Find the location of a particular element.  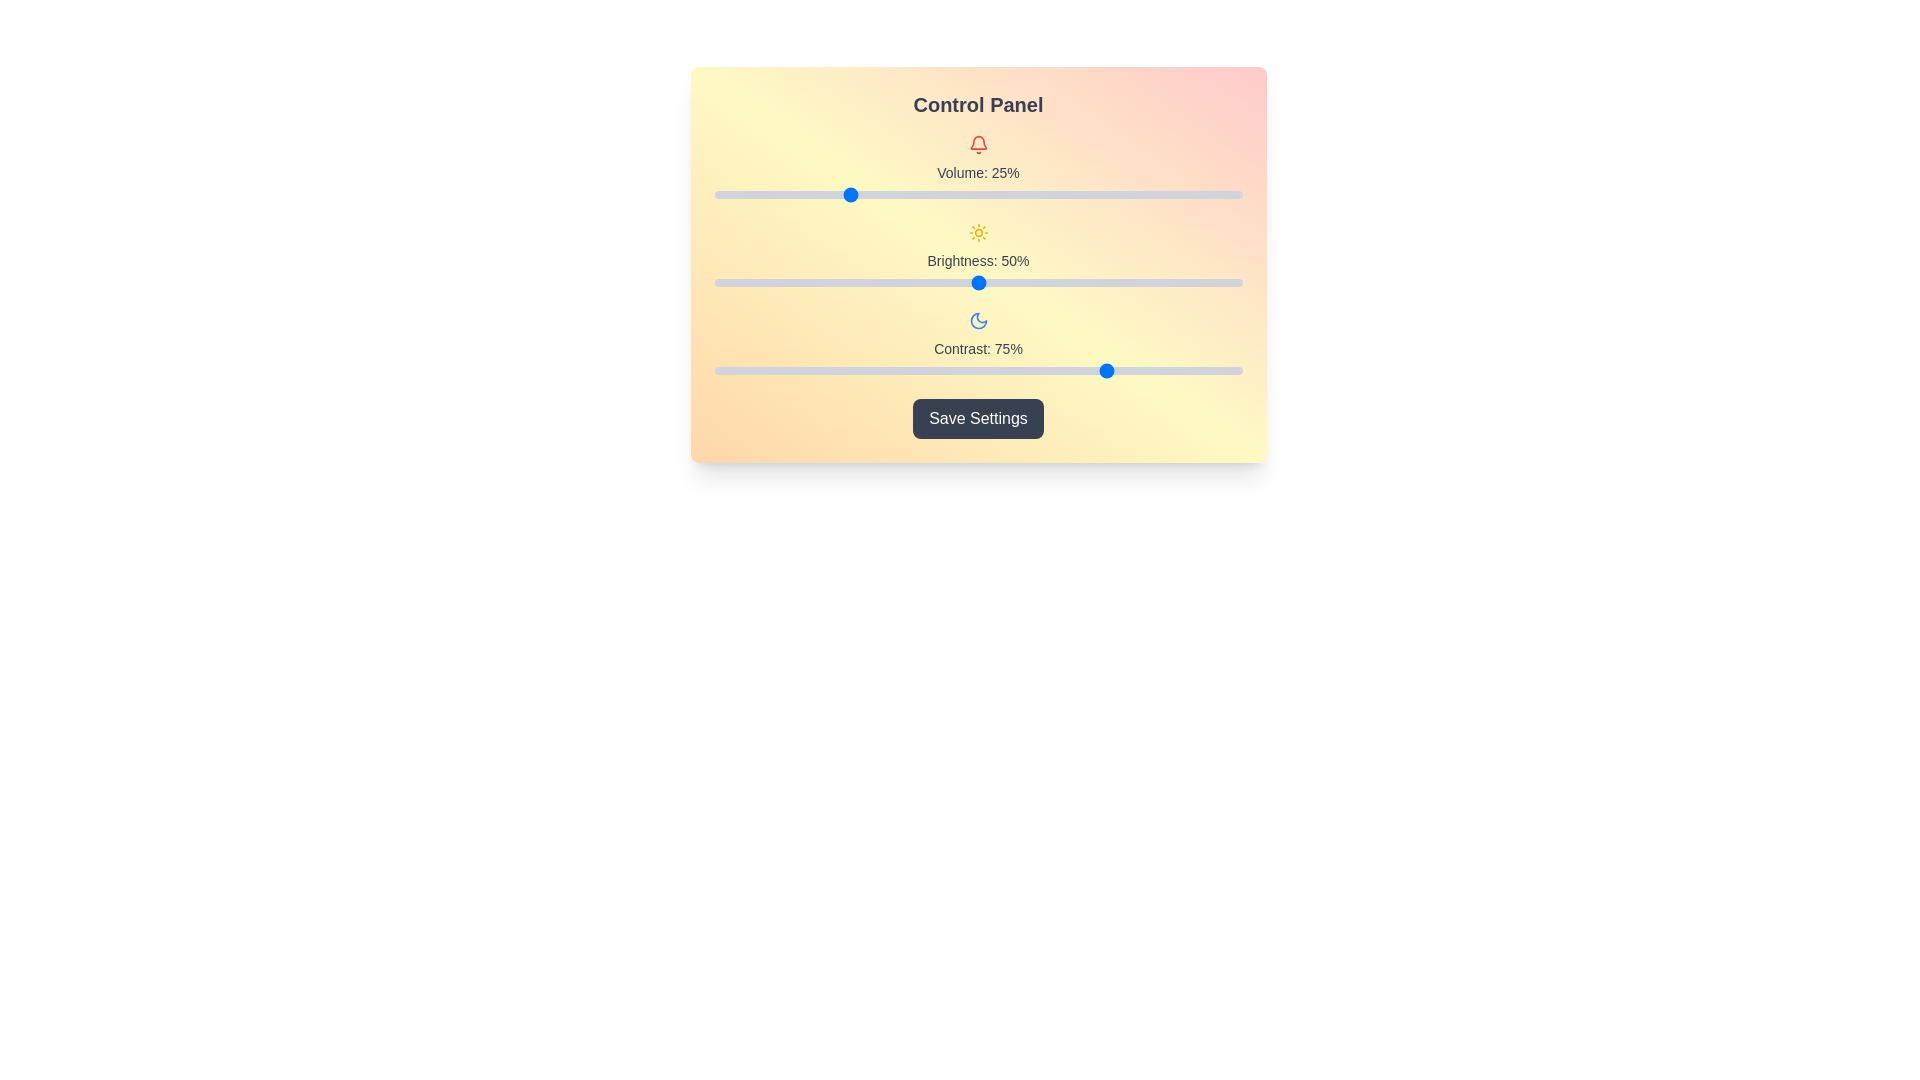

the text label displaying 'Contrast: 75%' in a medium-sized, gray font located within the control panel is located at coordinates (978, 347).